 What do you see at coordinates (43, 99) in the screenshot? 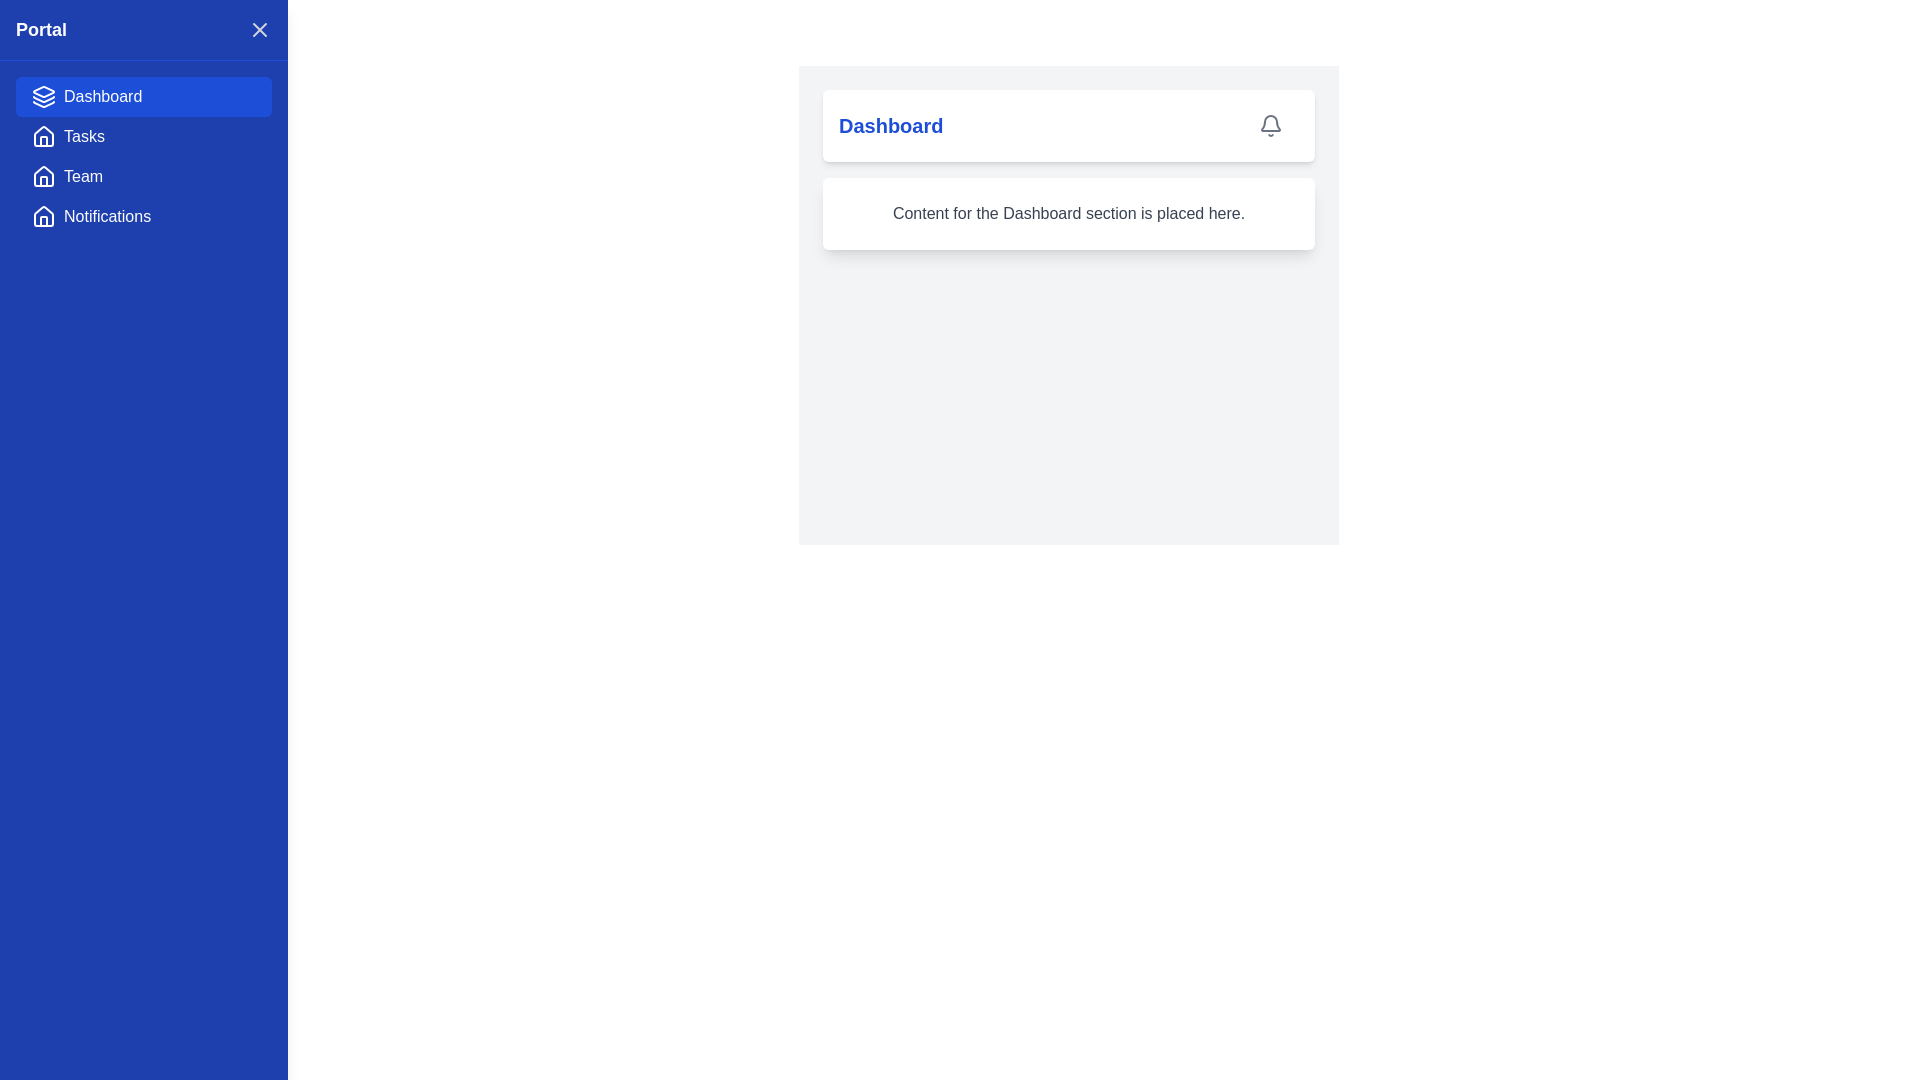
I see `the icon resembling a layered structure located in the navigation menu near the 'Dashboard' label` at bounding box center [43, 99].